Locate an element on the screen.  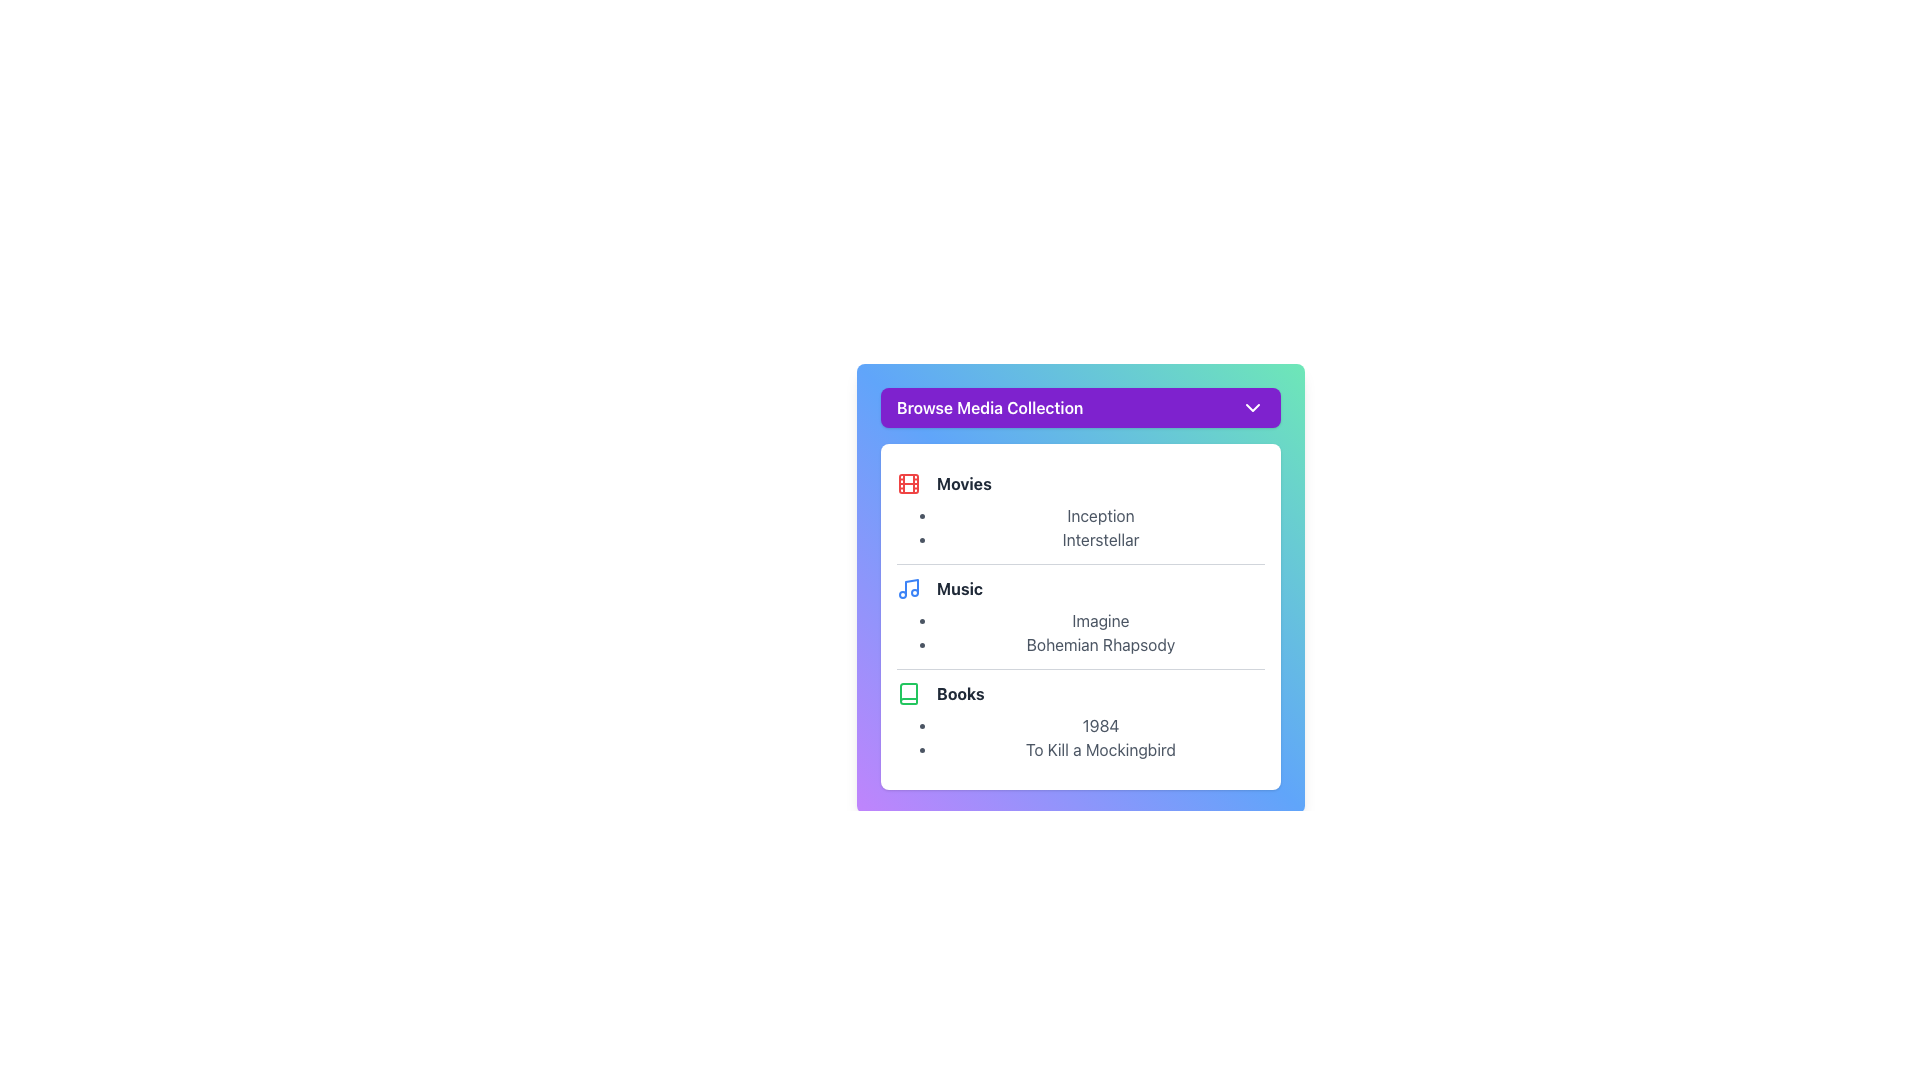
the 'Music' label, which is styled in bold dark gray and is the second category title in a list of media categories is located at coordinates (960, 588).